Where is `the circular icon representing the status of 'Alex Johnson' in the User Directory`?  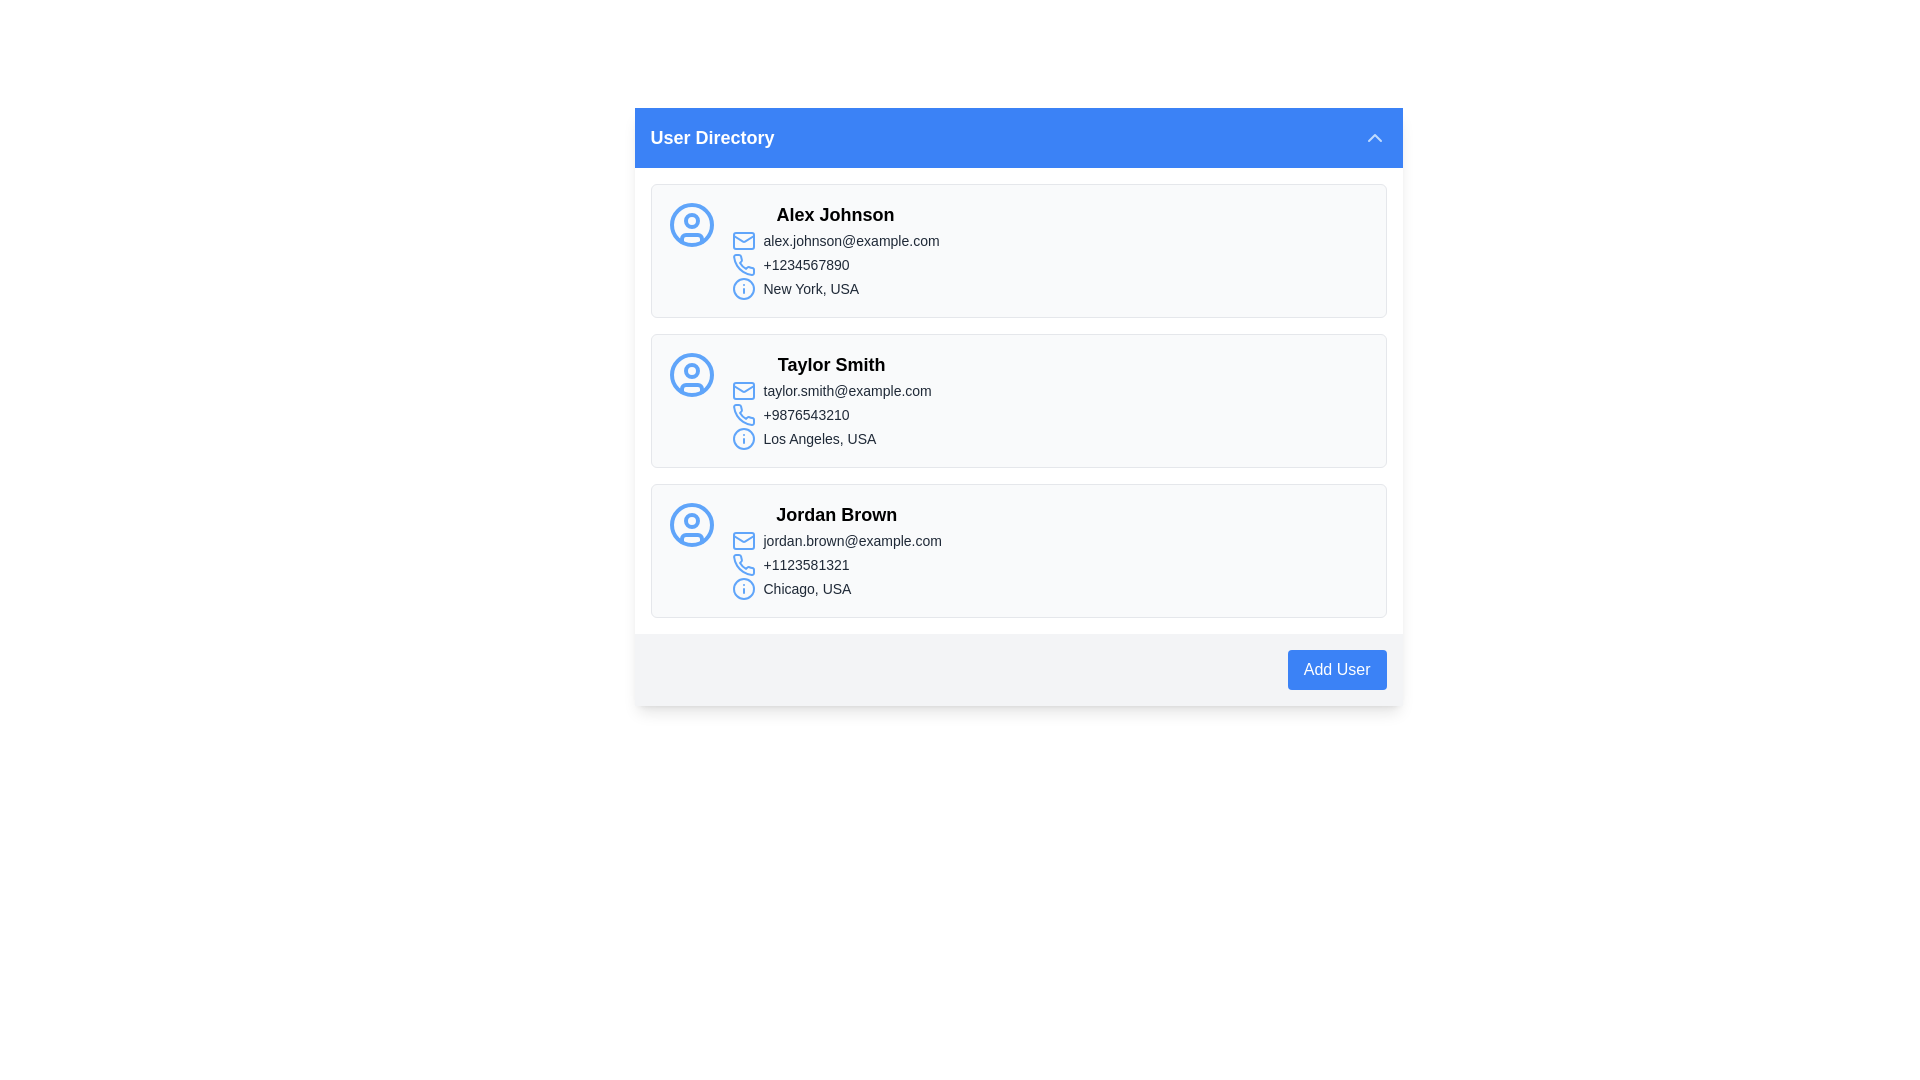
the circular icon representing the status of 'Alex Johnson' in the User Directory is located at coordinates (691, 220).